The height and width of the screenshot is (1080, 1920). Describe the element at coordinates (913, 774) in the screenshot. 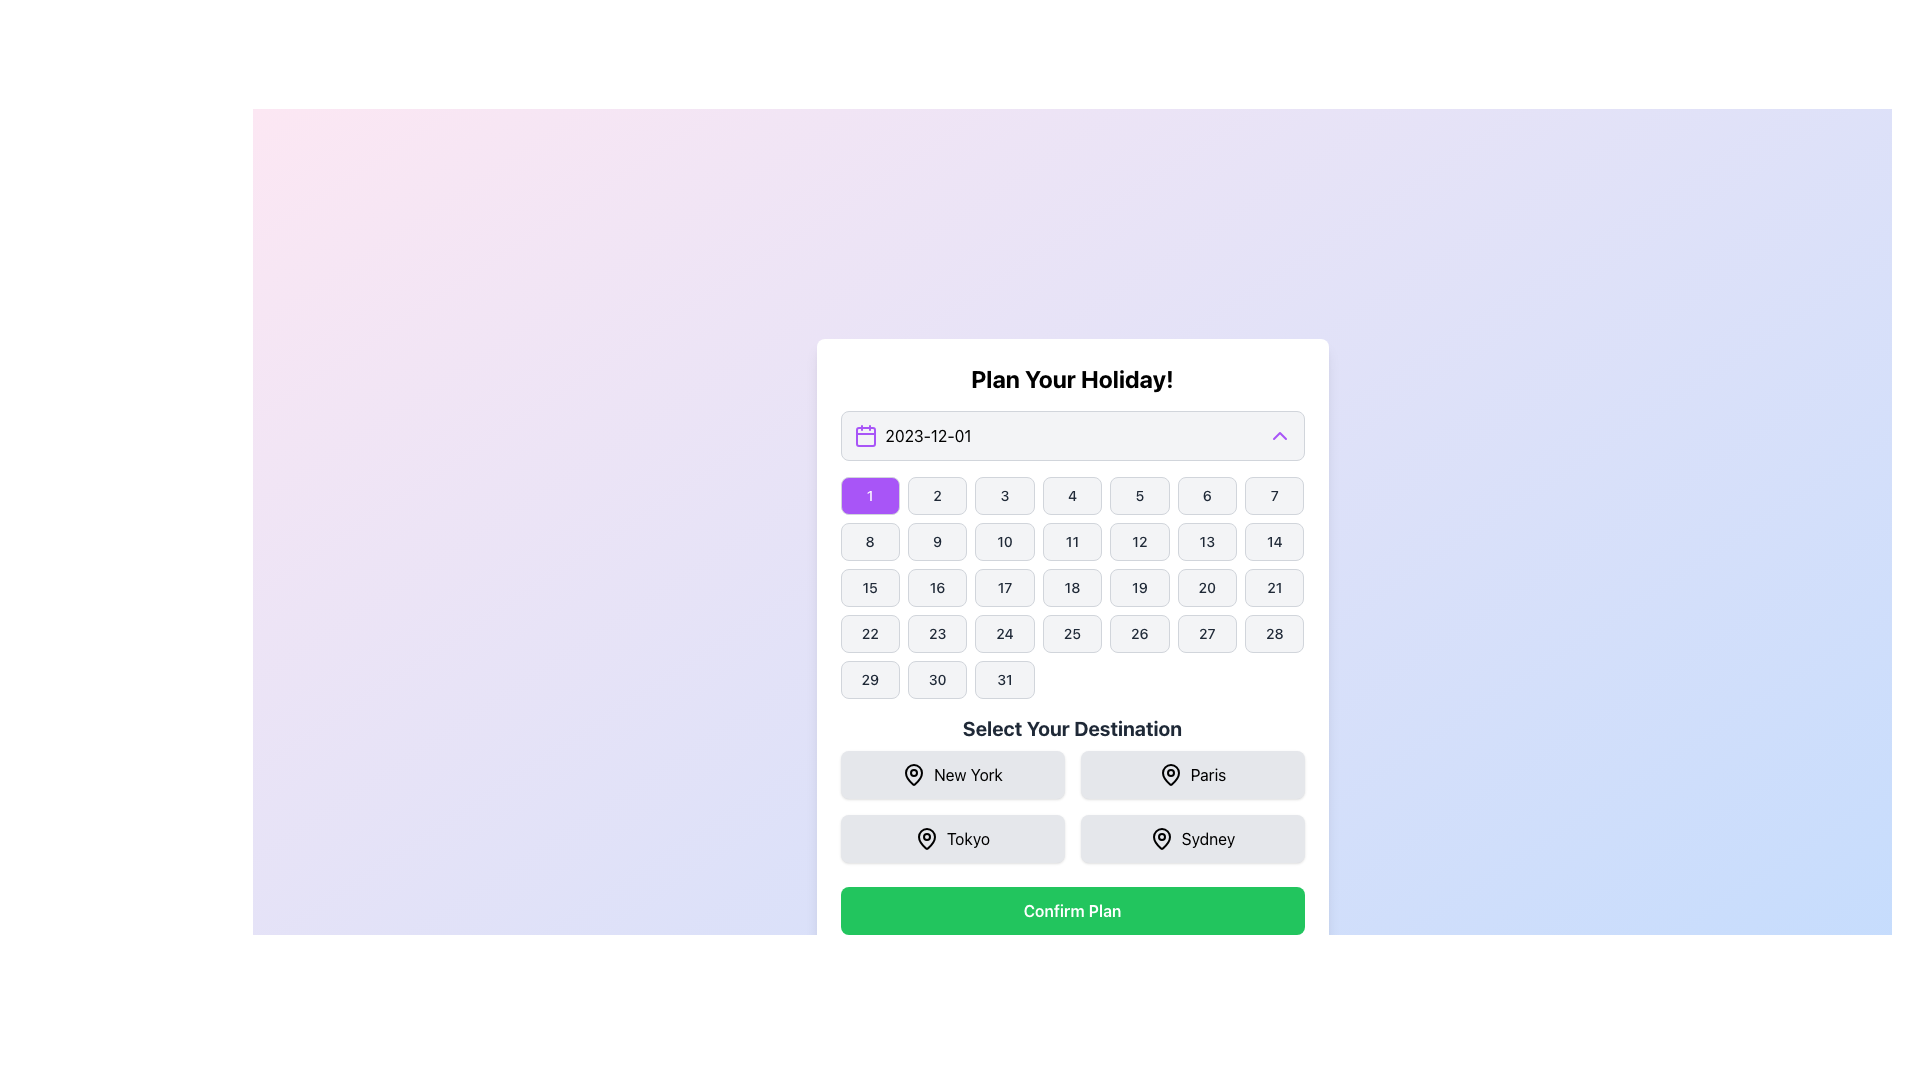

I see `the location marker icon representing 'New York' in the destination selection grid` at that location.